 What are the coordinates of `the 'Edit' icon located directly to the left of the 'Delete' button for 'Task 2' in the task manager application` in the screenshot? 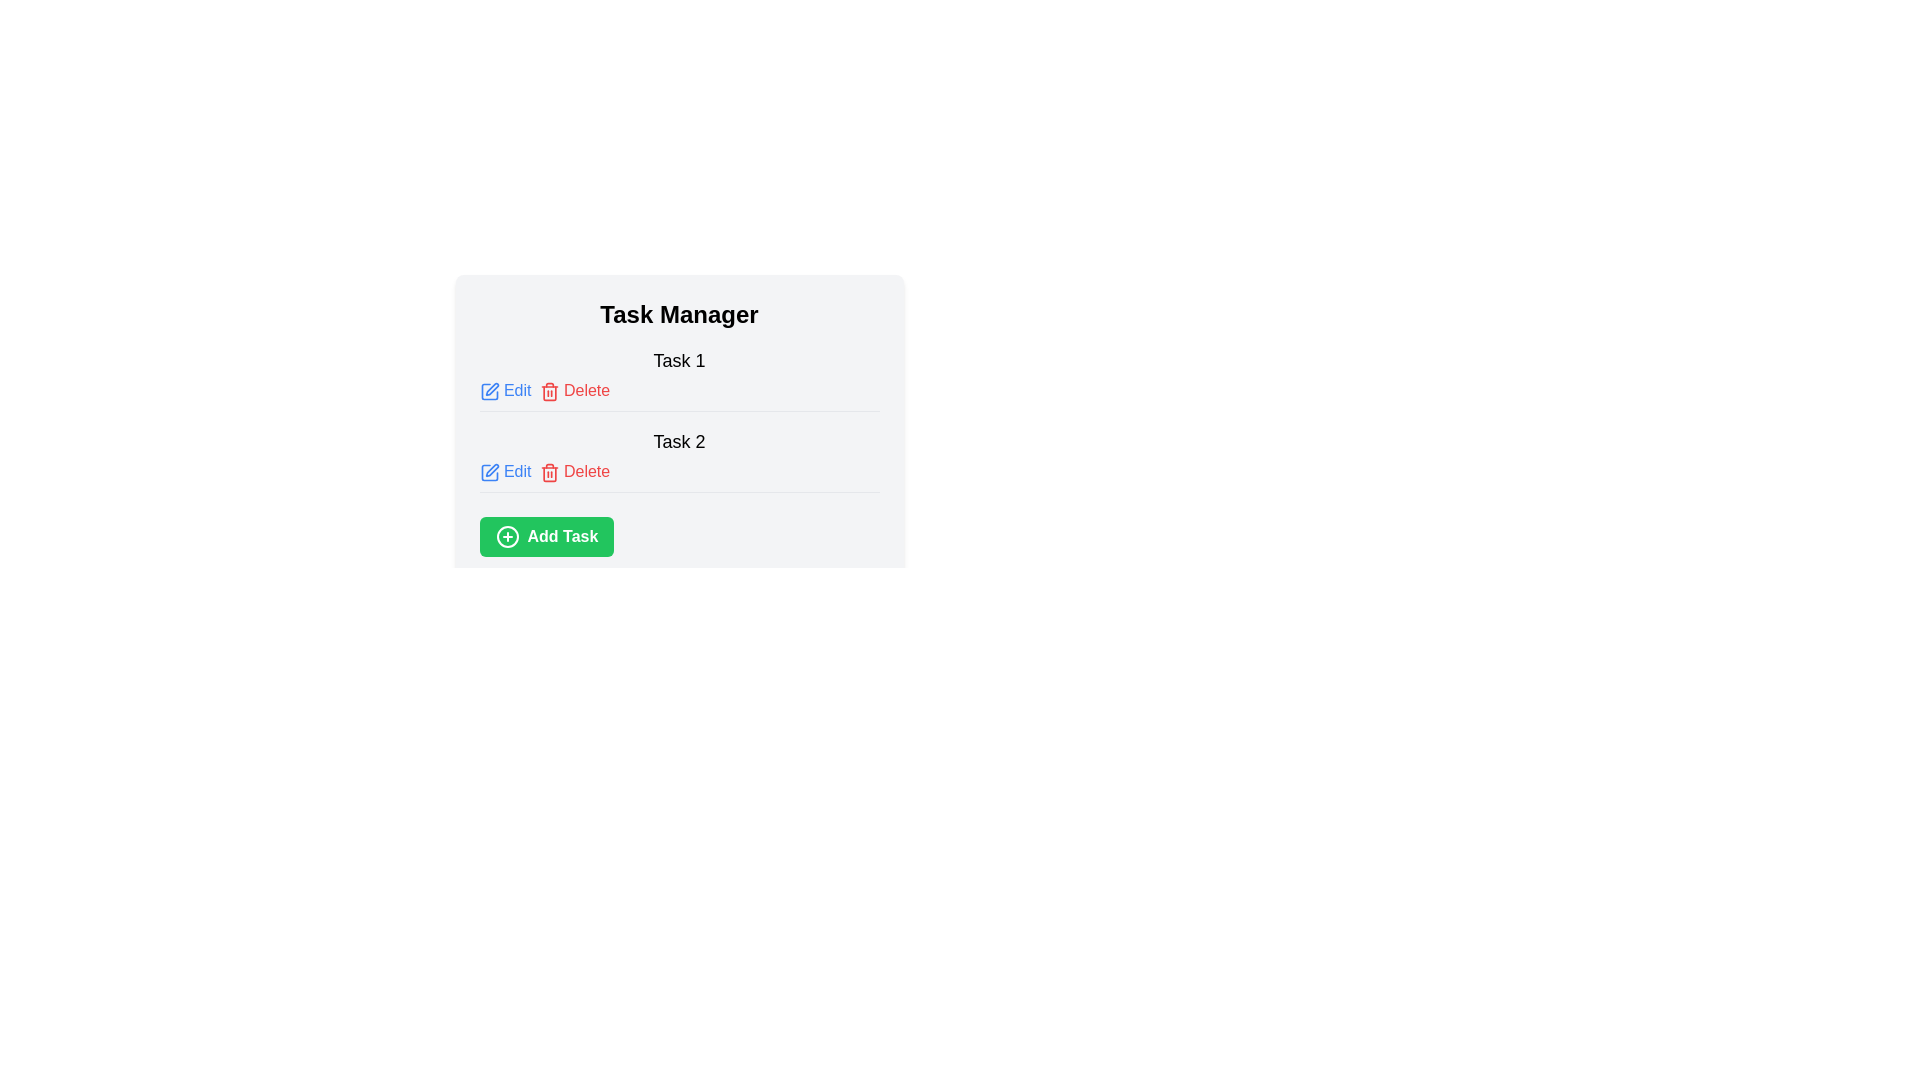 It's located at (489, 472).